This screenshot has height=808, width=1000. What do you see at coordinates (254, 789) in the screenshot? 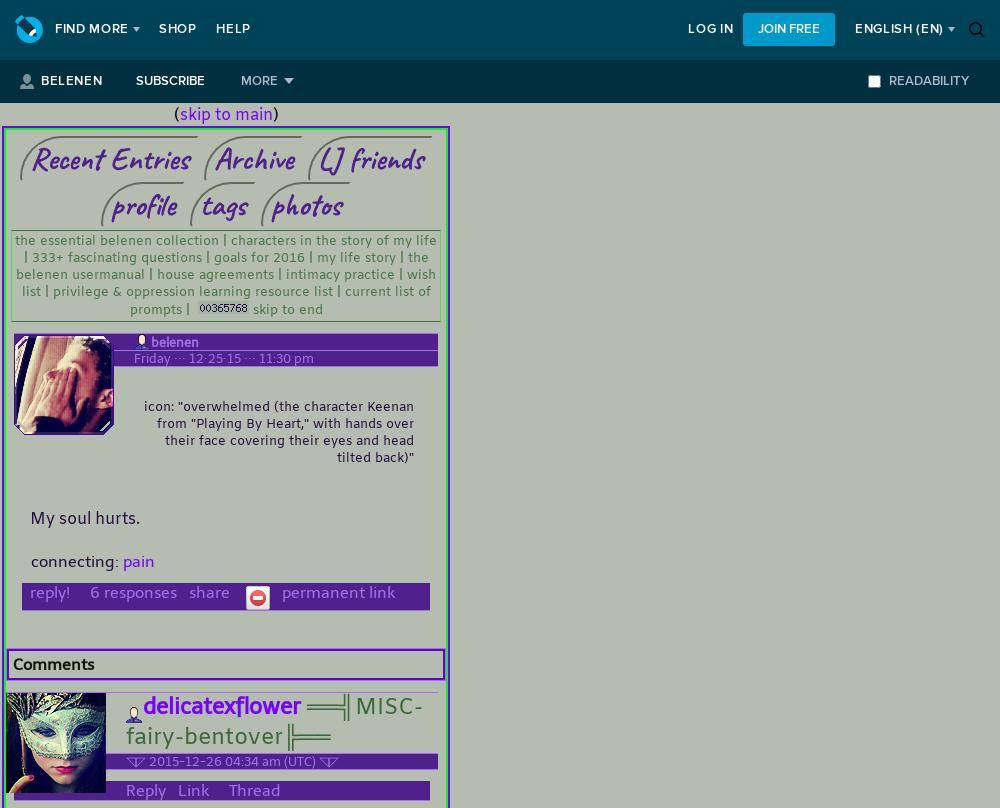
I see `'Thread'` at bounding box center [254, 789].